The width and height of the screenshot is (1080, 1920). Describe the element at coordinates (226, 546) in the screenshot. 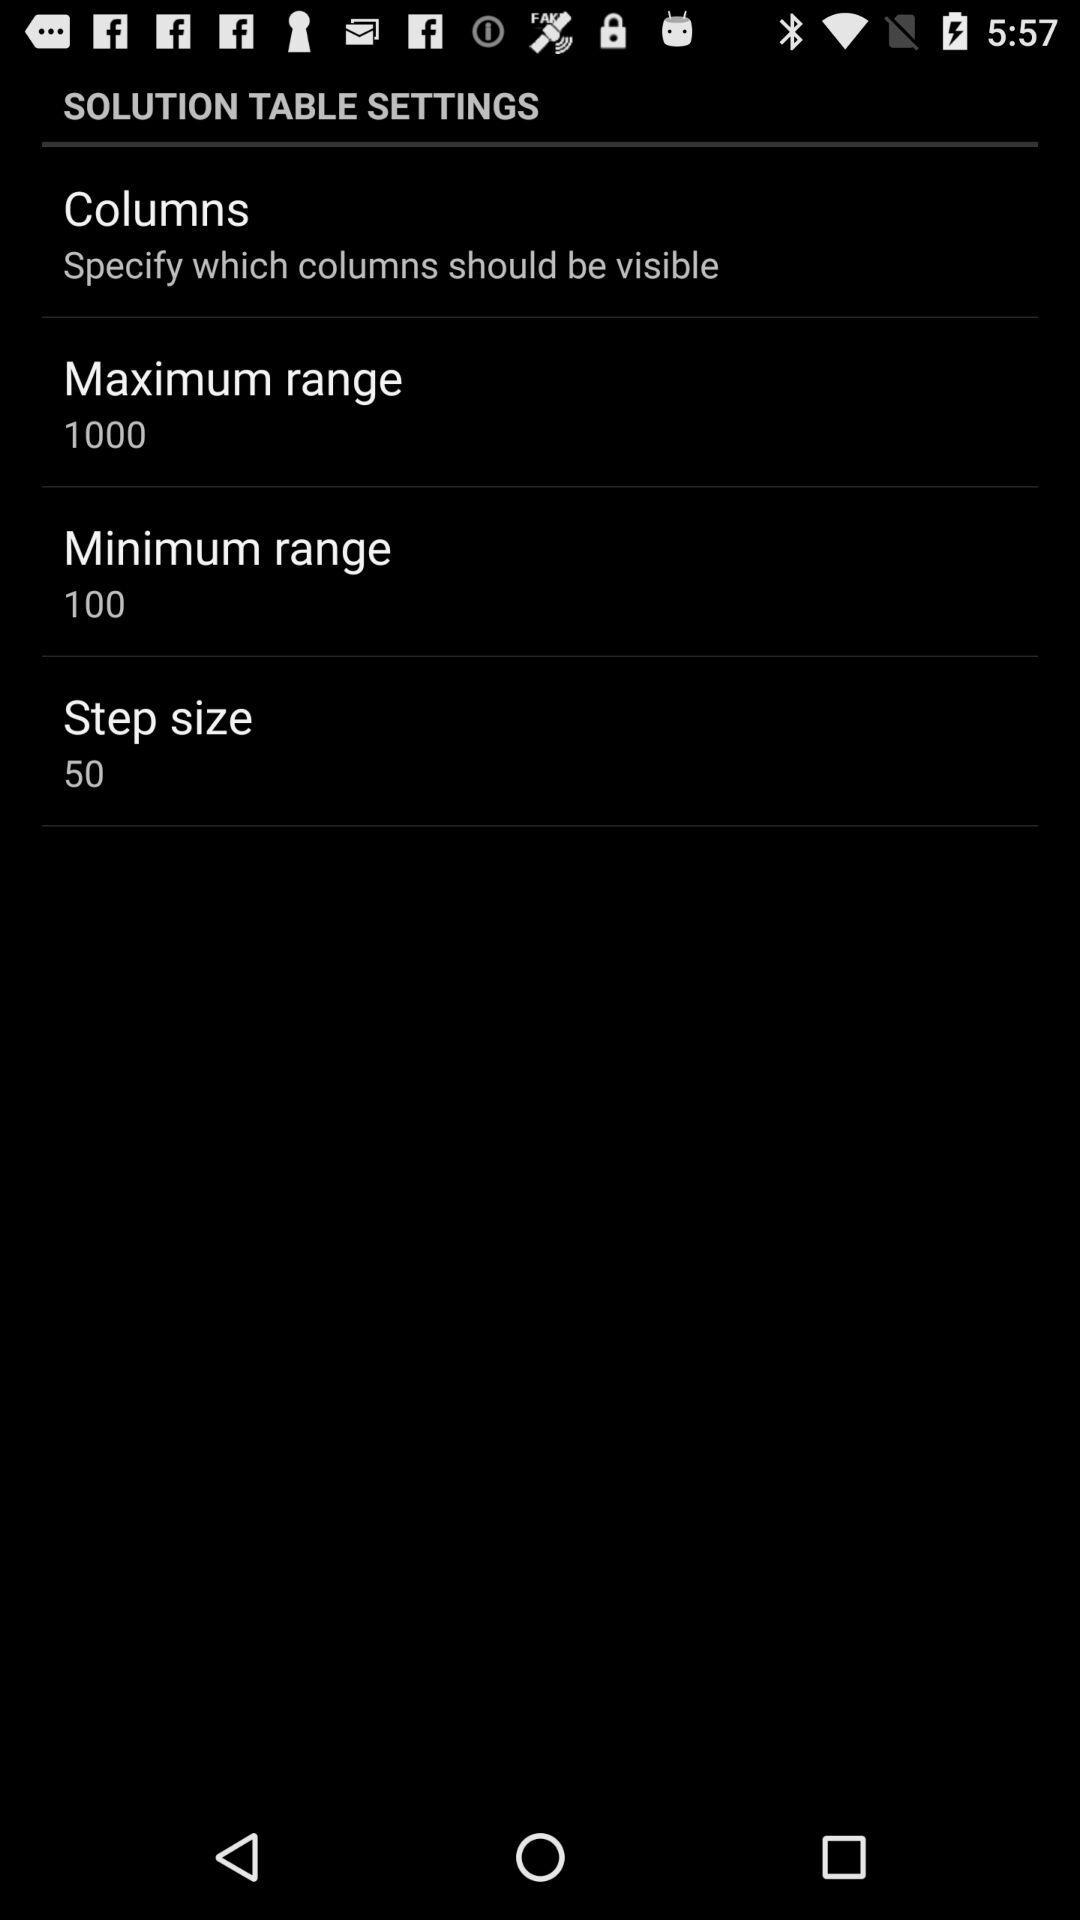

I see `the minimum range item` at that location.